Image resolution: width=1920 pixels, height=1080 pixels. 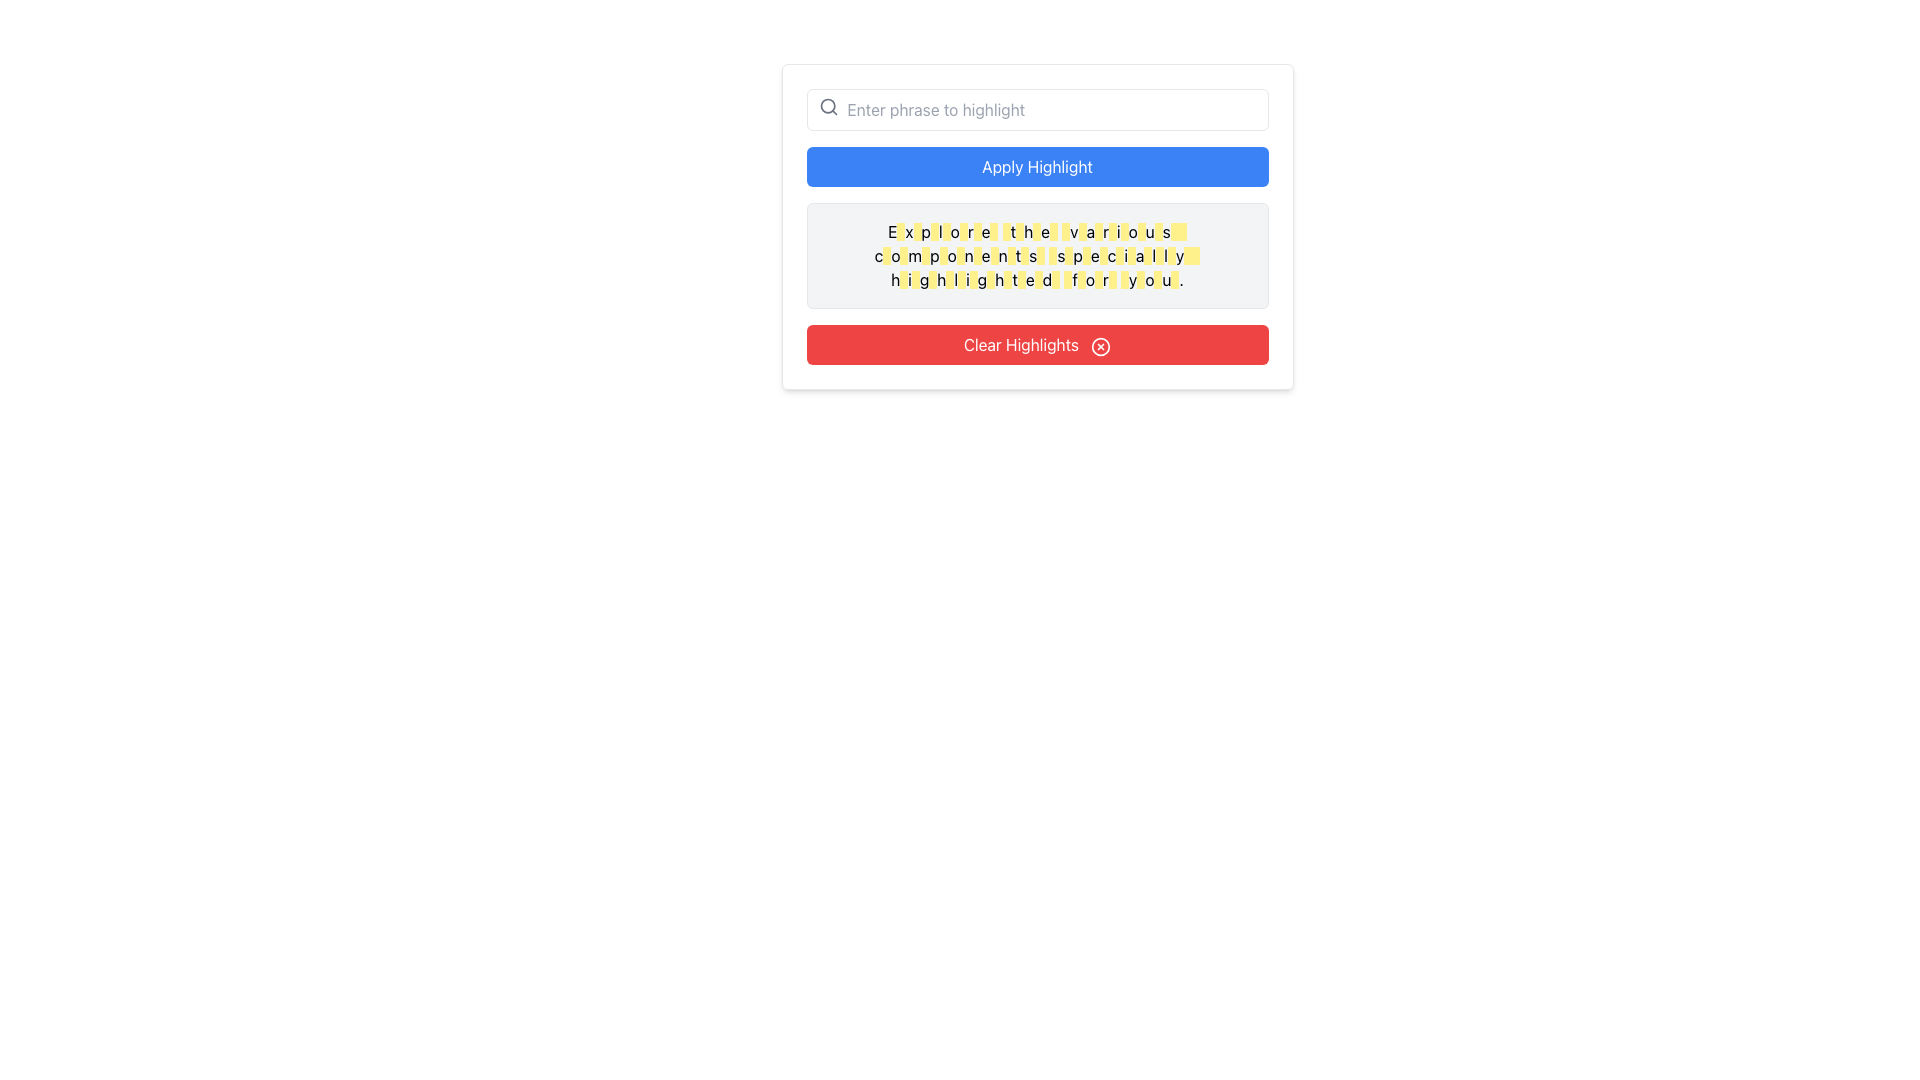 I want to click on the decorative highlight box located in the second row of yellow-highlighted words, positioned beneath the 'Apply Highlight' and 'Clear Highlights' buttons, so click(x=886, y=254).